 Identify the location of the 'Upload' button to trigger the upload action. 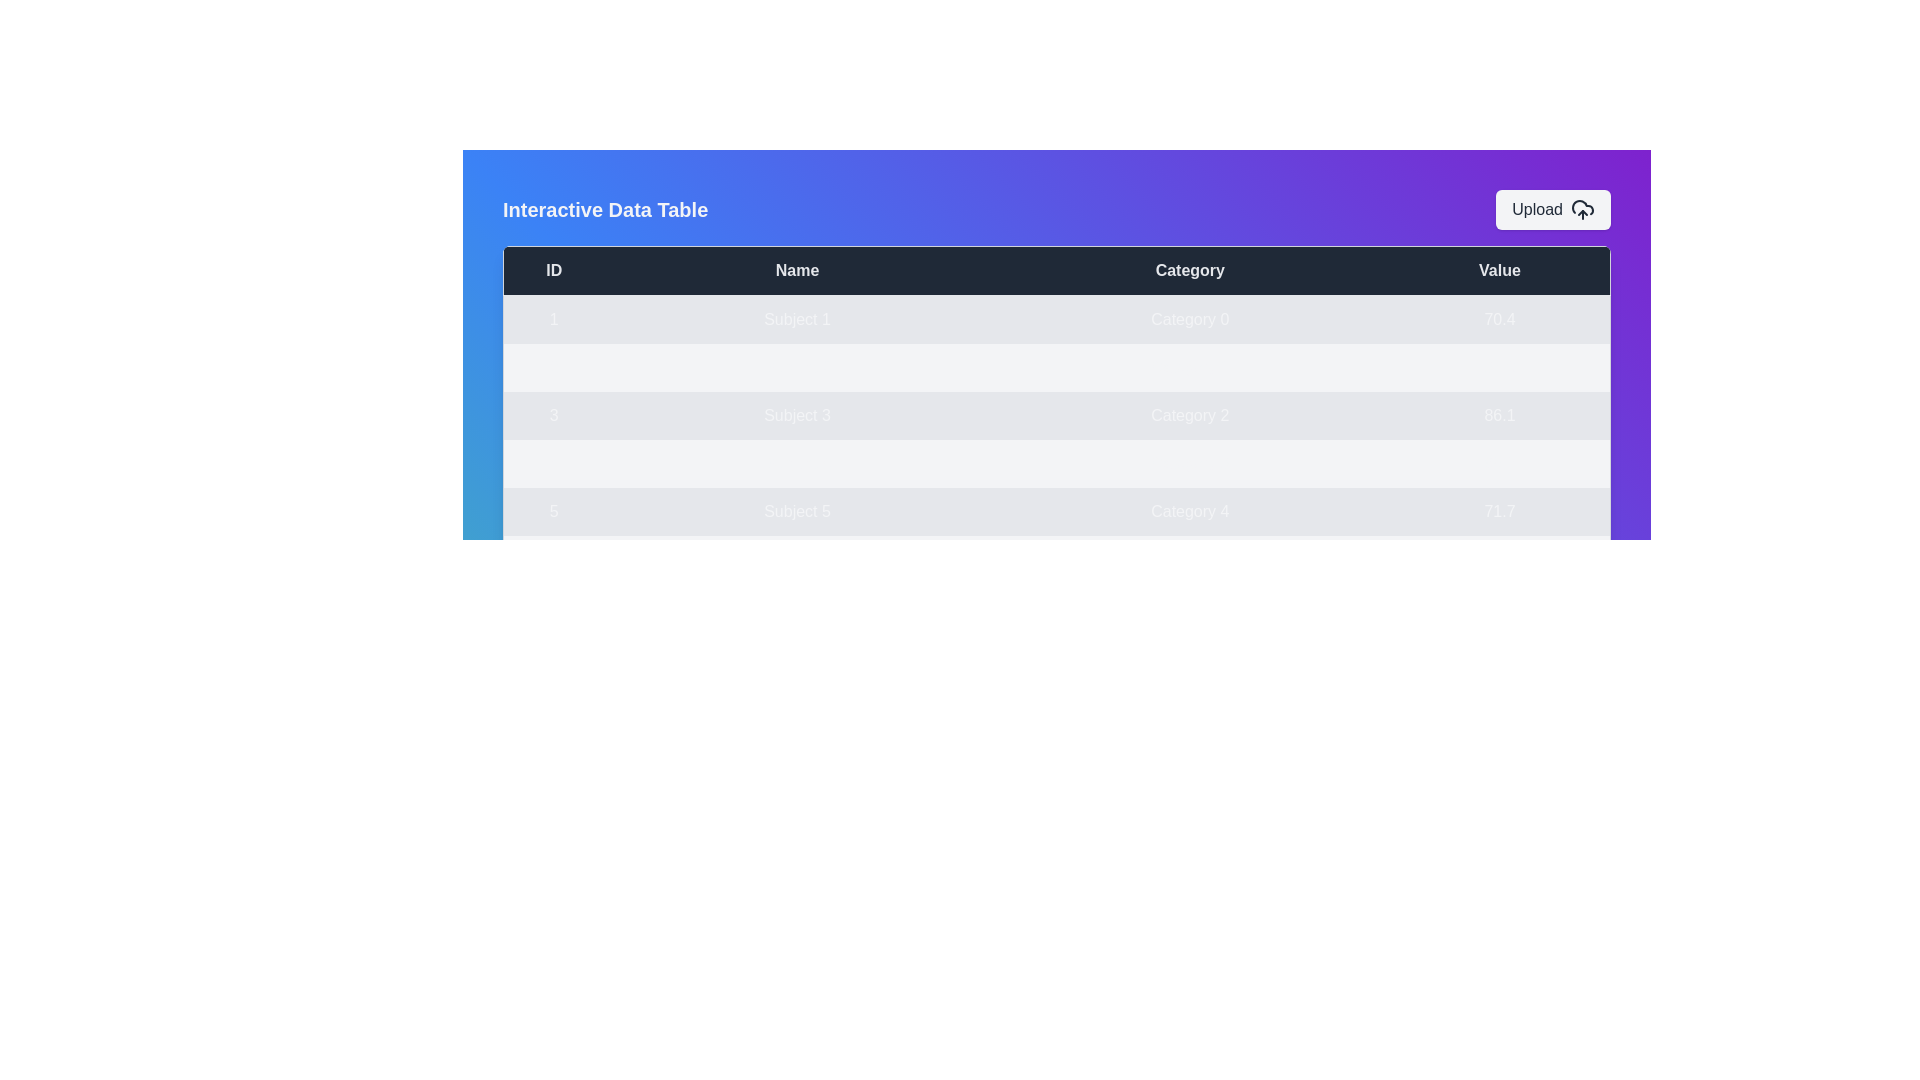
(1552, 209).